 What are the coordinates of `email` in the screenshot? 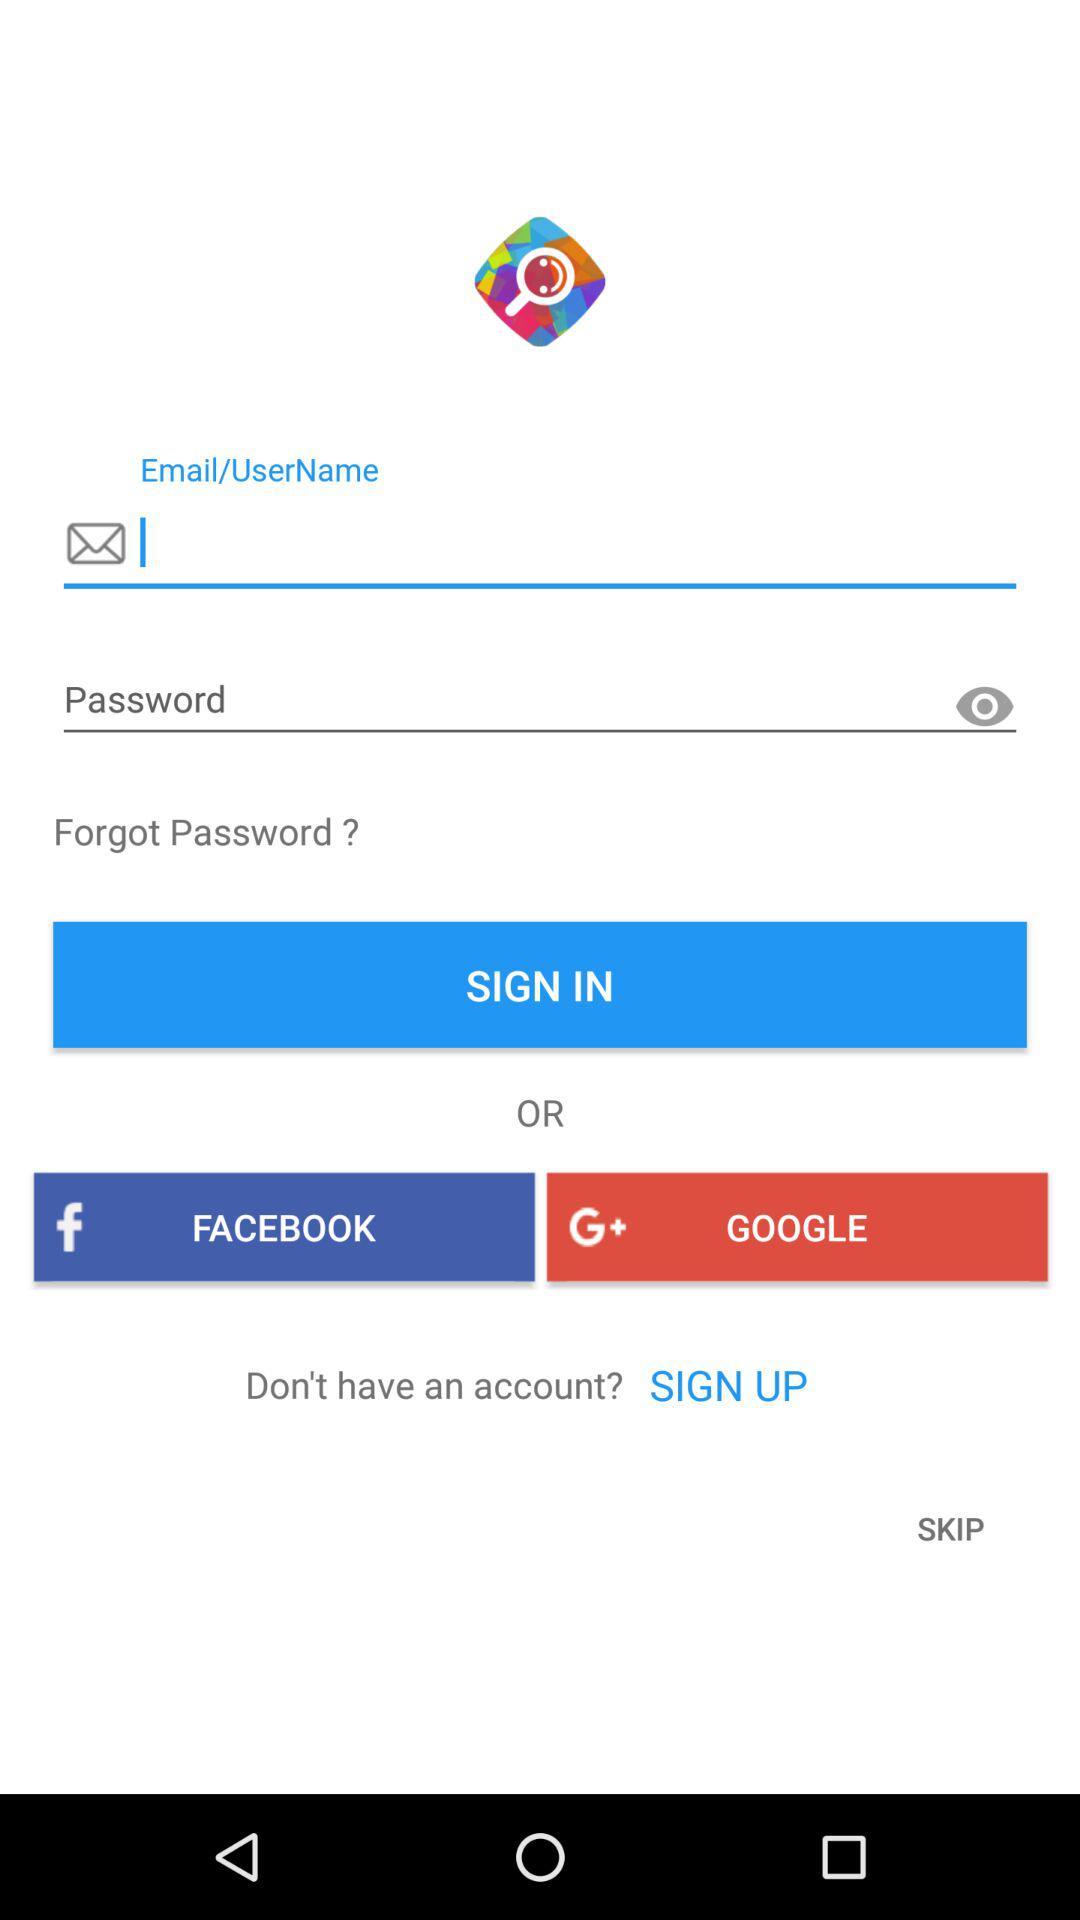 It's located at (540, 543).